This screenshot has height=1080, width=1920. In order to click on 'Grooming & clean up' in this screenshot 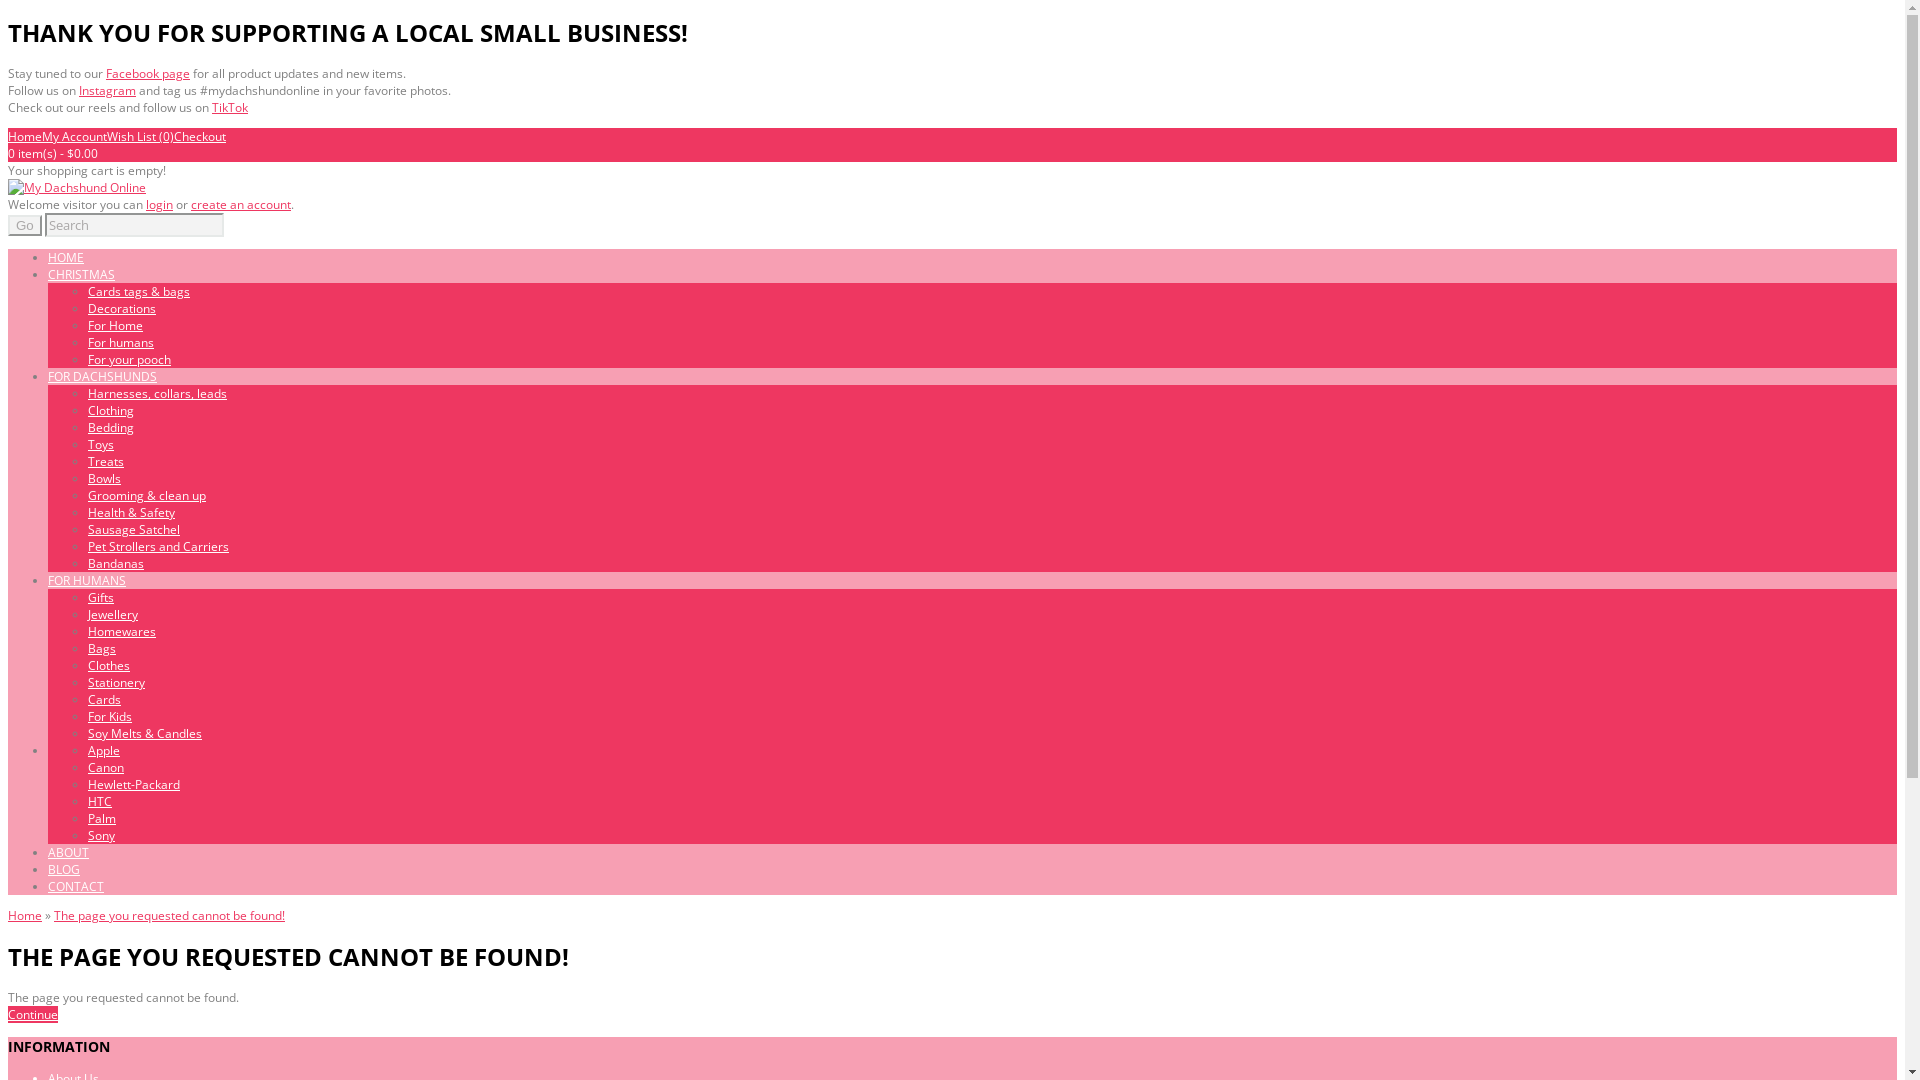, I will do `click(86, 495)`.